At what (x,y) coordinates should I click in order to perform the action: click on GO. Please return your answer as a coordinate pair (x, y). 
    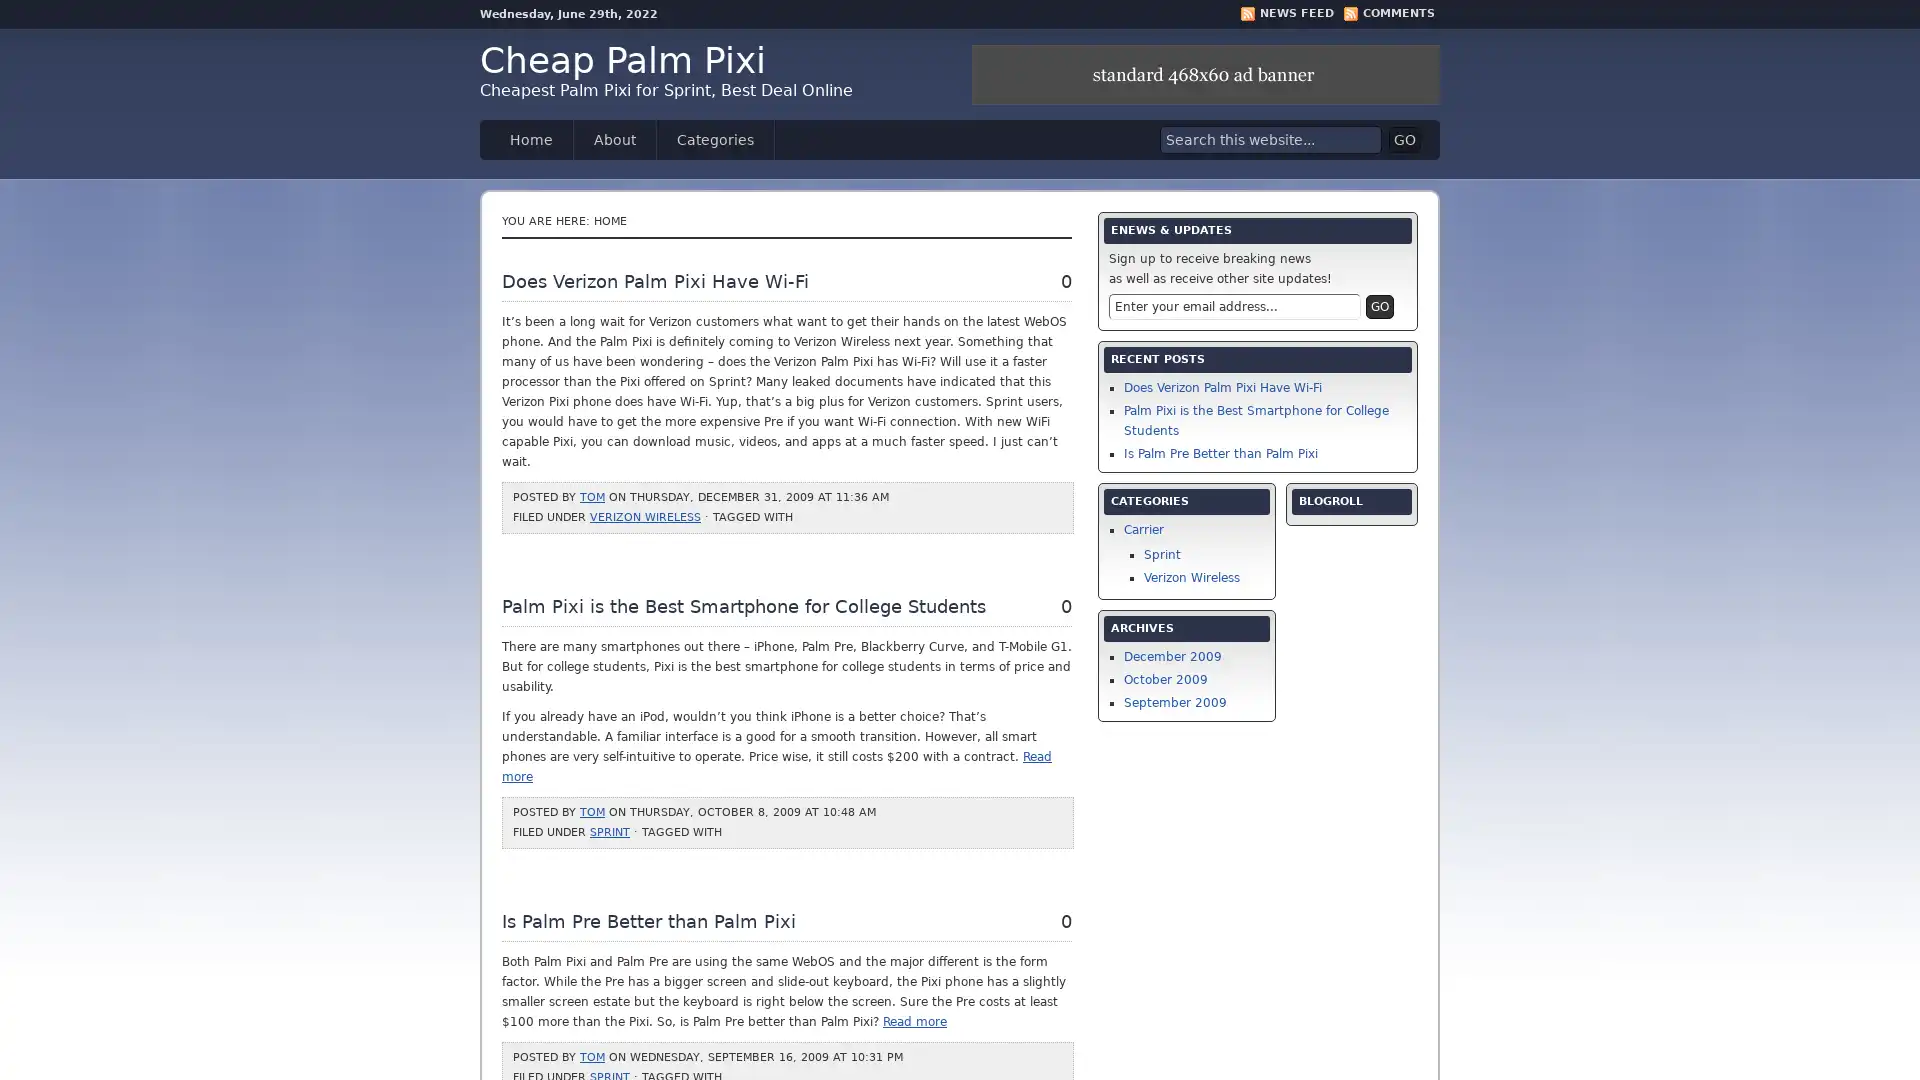
    Looking at the image, I should click on (1379, 307).